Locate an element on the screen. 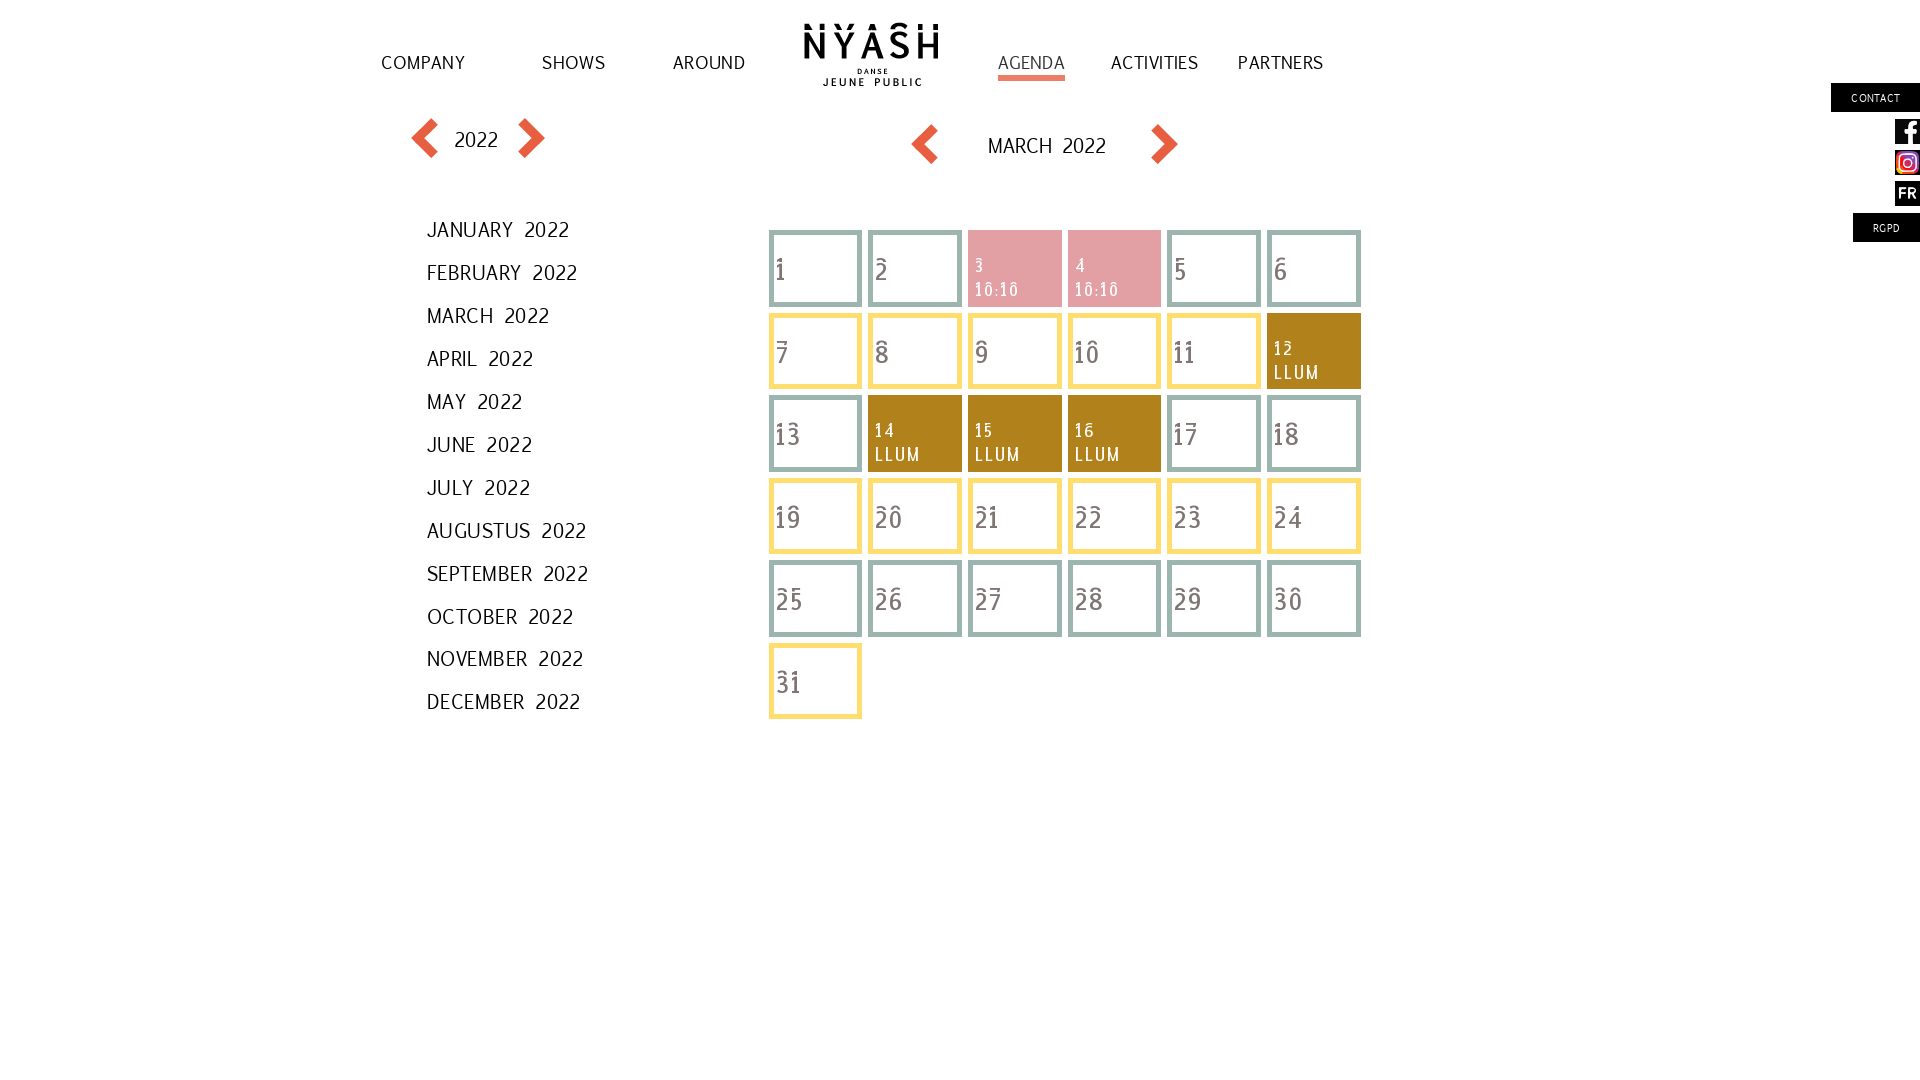 The image size is (1920, 1080). 'SHOWS' is located at coordinates (572, 60).